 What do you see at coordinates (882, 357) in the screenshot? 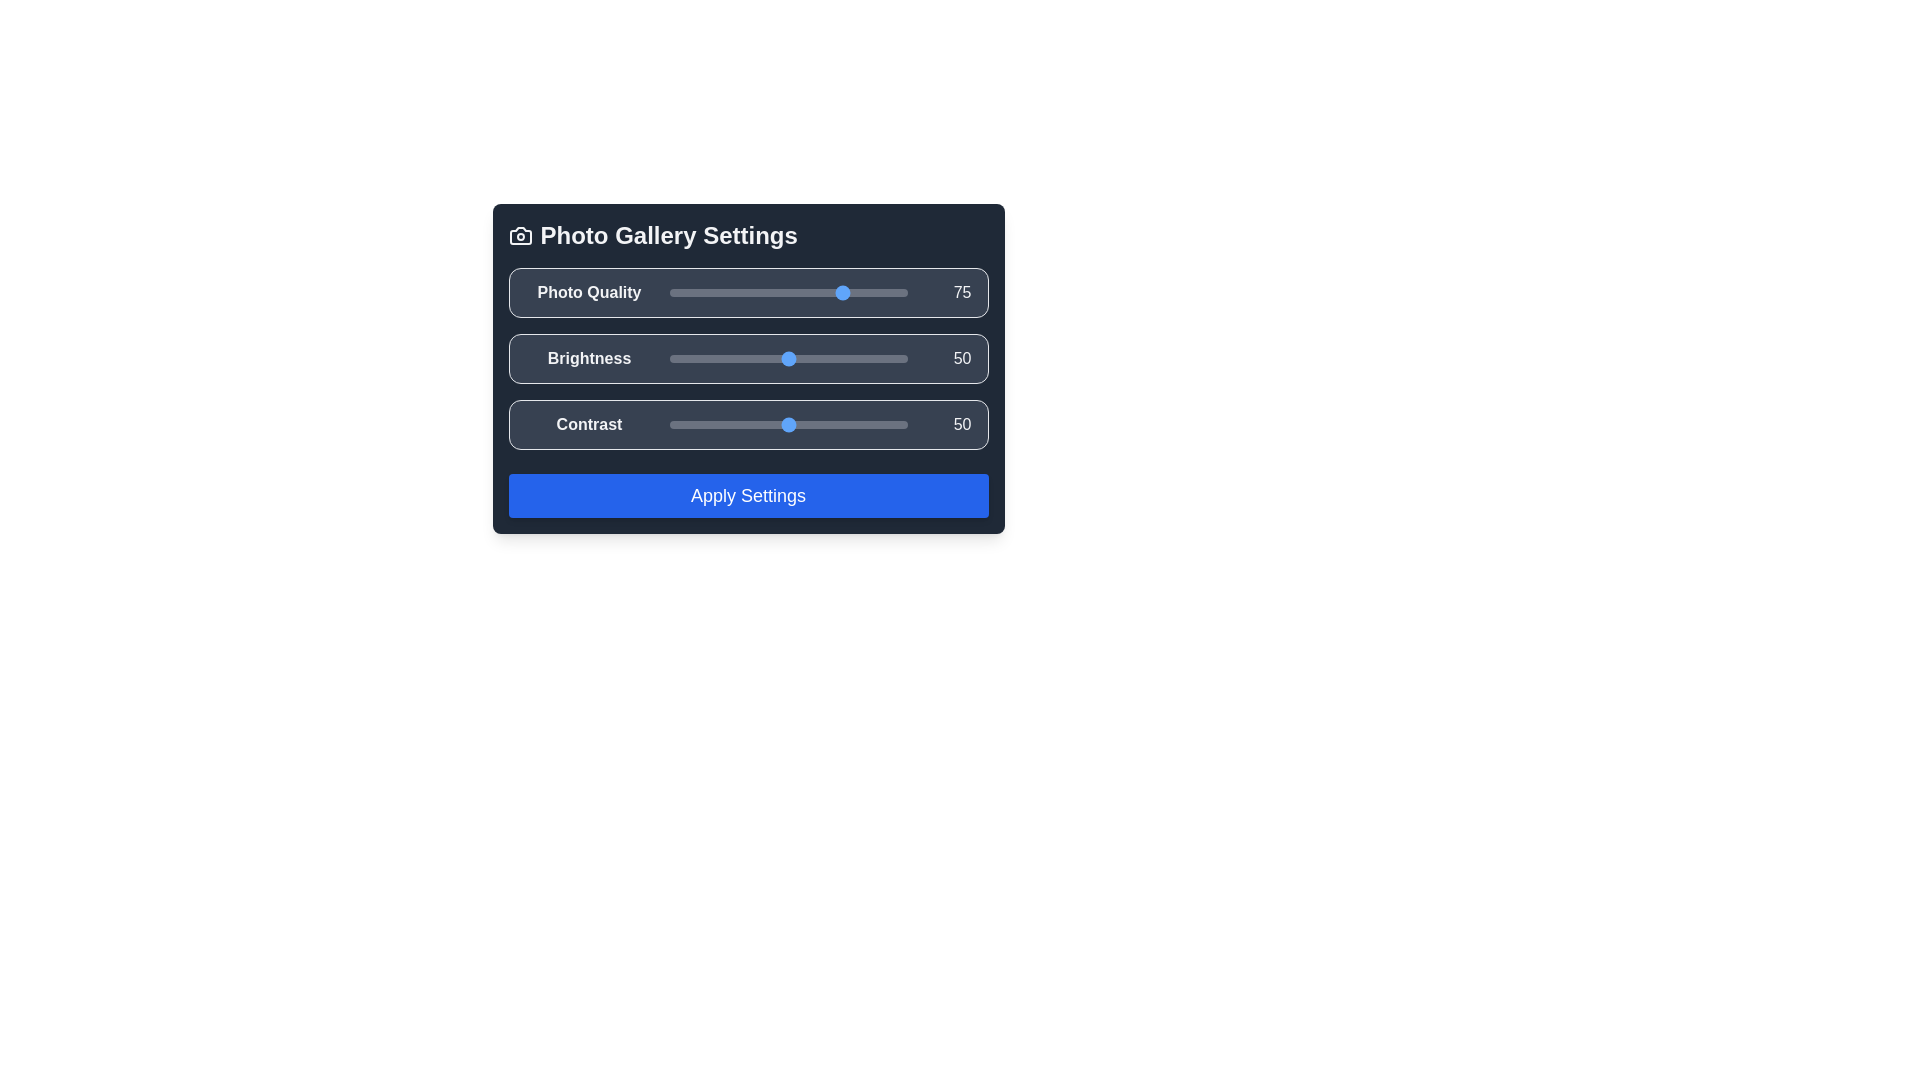
I see `brightness` at bounding box center [882, 357].